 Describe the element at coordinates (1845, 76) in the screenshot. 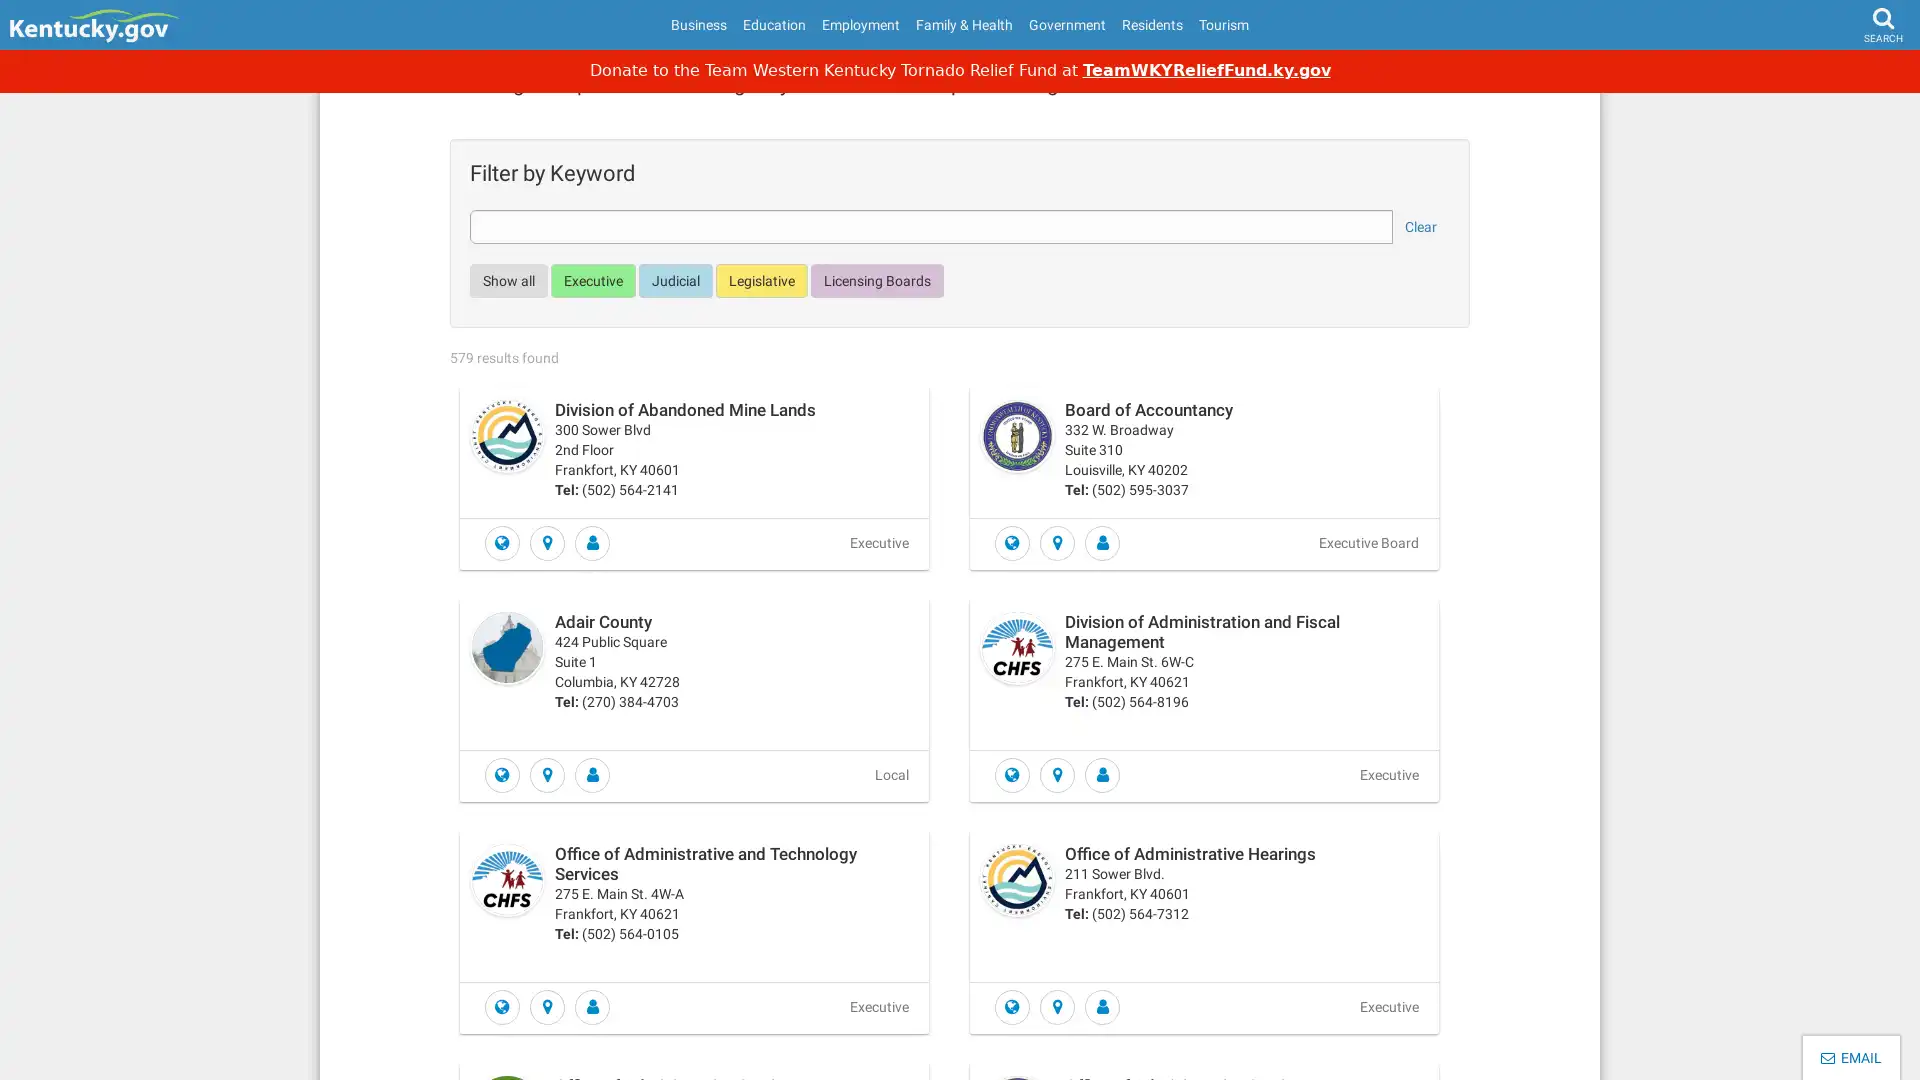

I see `Search` at that location.